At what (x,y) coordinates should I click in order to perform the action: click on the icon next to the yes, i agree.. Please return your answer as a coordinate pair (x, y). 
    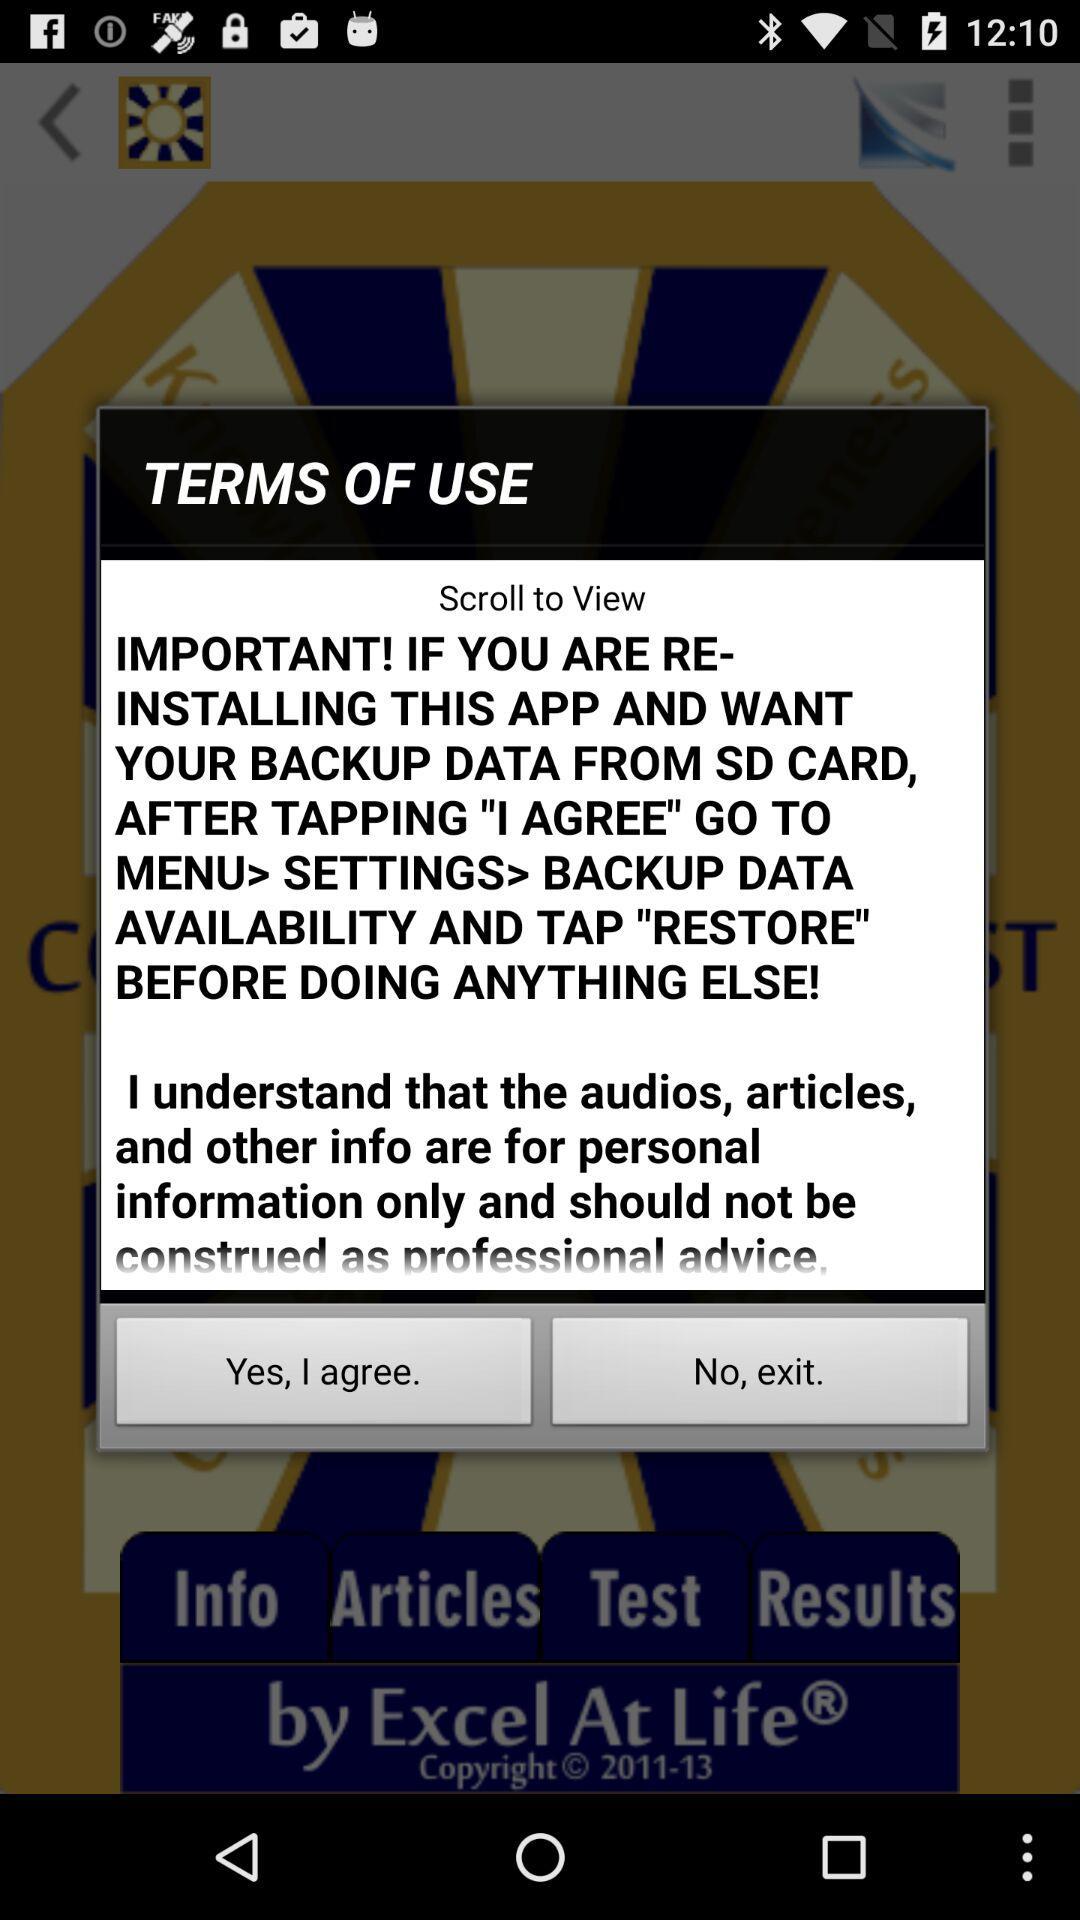
    Looking at the image, I should click on (760, 1376).